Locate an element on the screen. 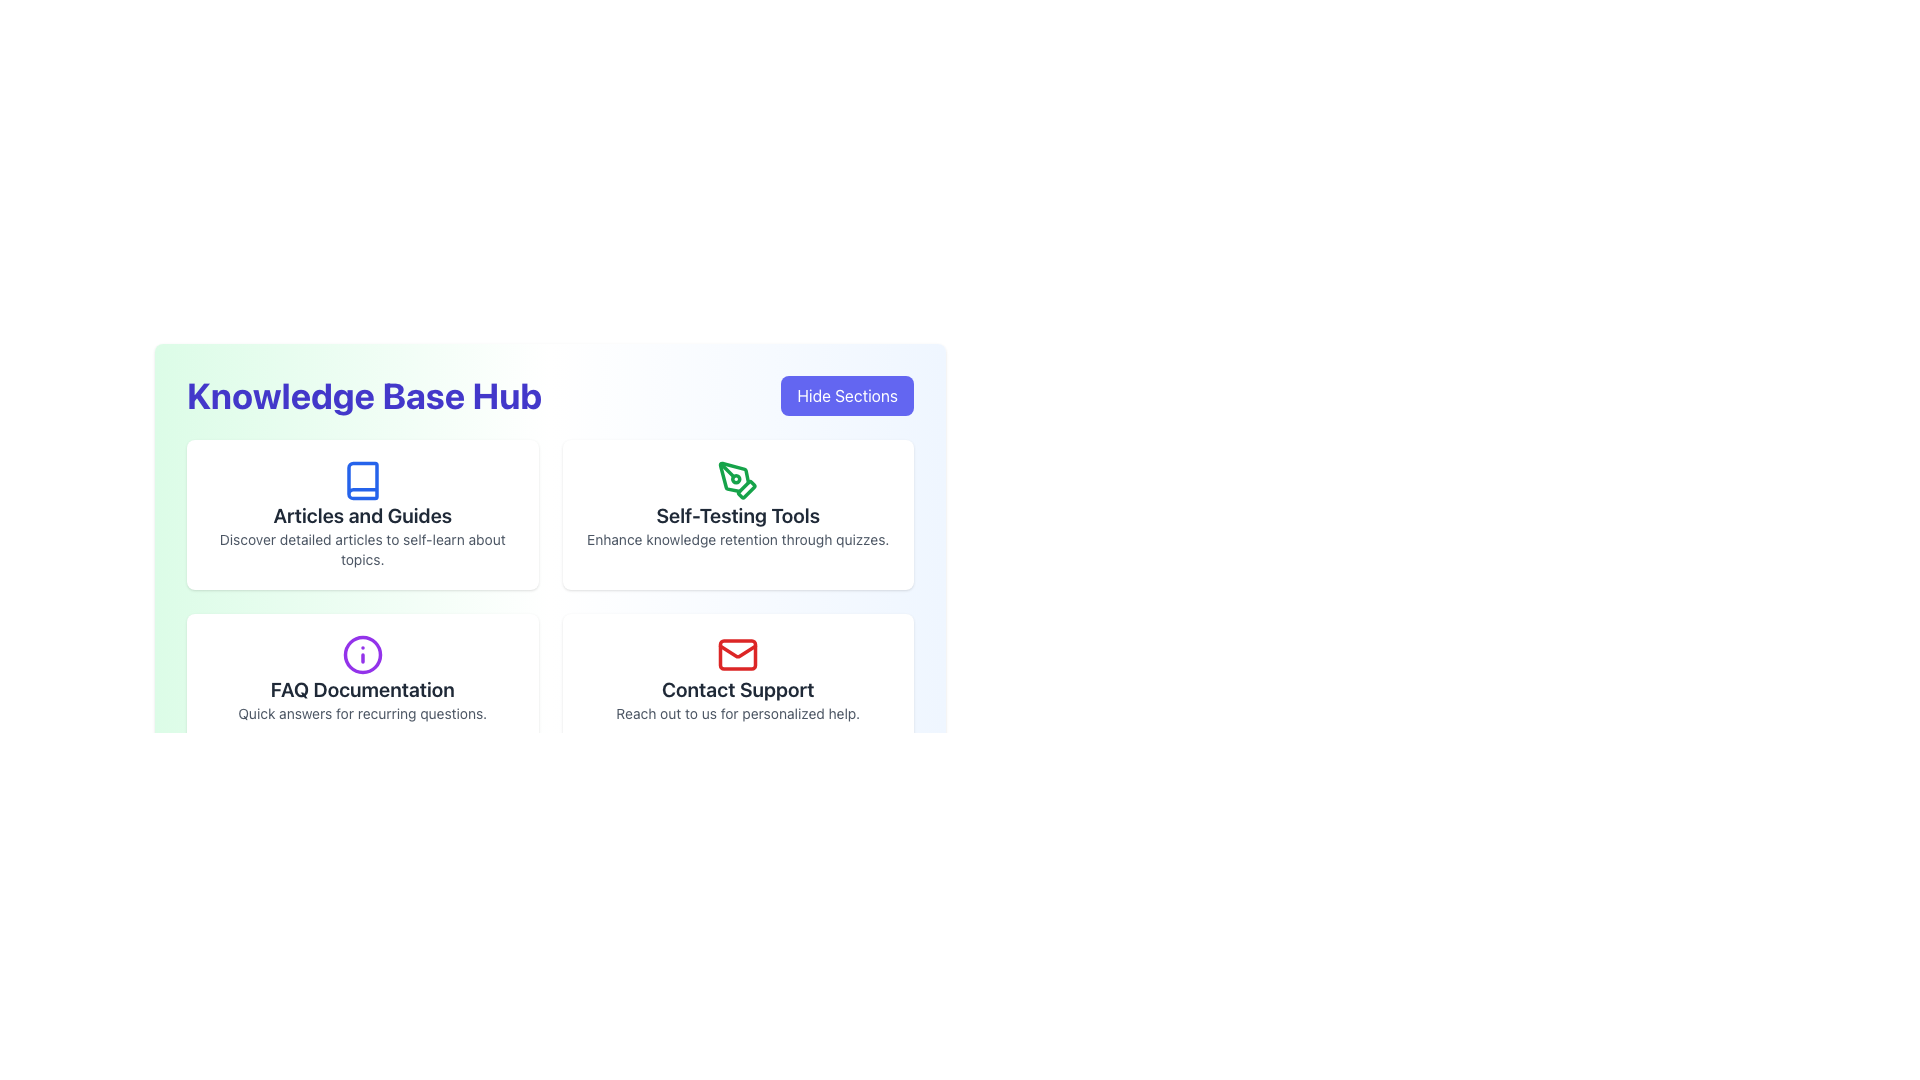 The image size is (1920, 1080). the crease icon element of the envelope, which visually enhances the icon but does not have any interactive functionality is located at coordinates (737, 651).